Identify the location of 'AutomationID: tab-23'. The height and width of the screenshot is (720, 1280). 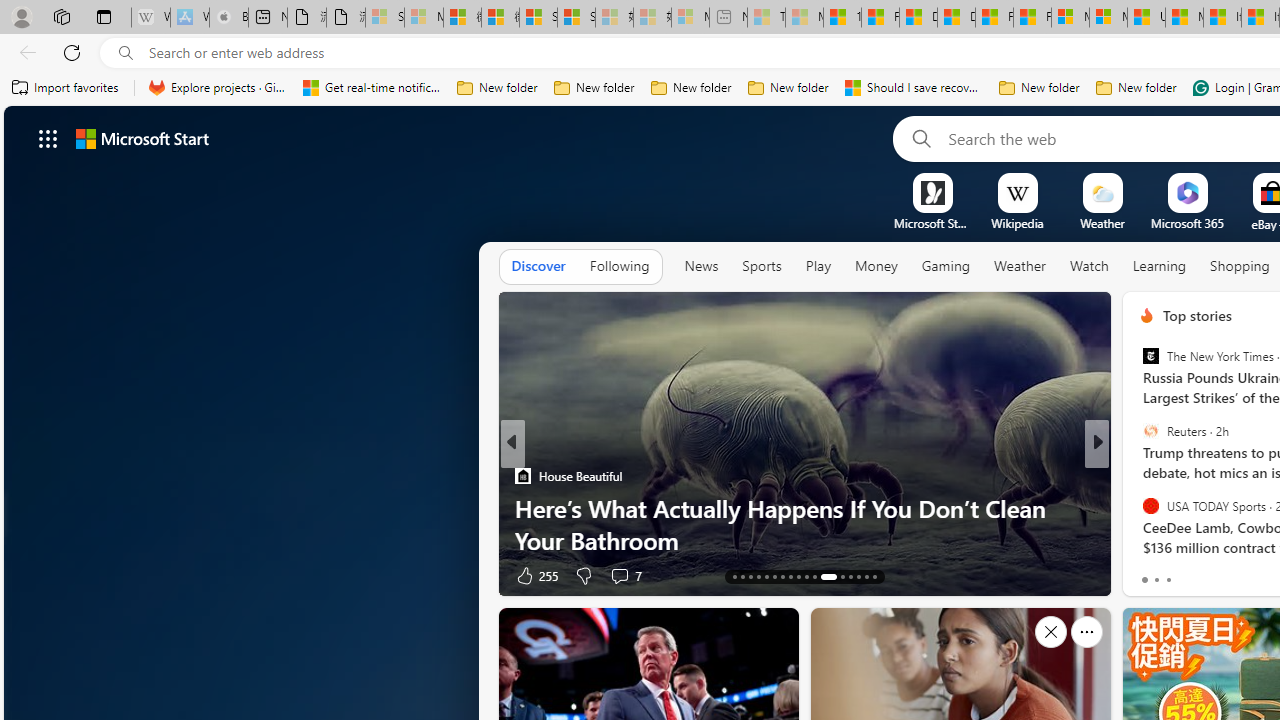
(814, 577).